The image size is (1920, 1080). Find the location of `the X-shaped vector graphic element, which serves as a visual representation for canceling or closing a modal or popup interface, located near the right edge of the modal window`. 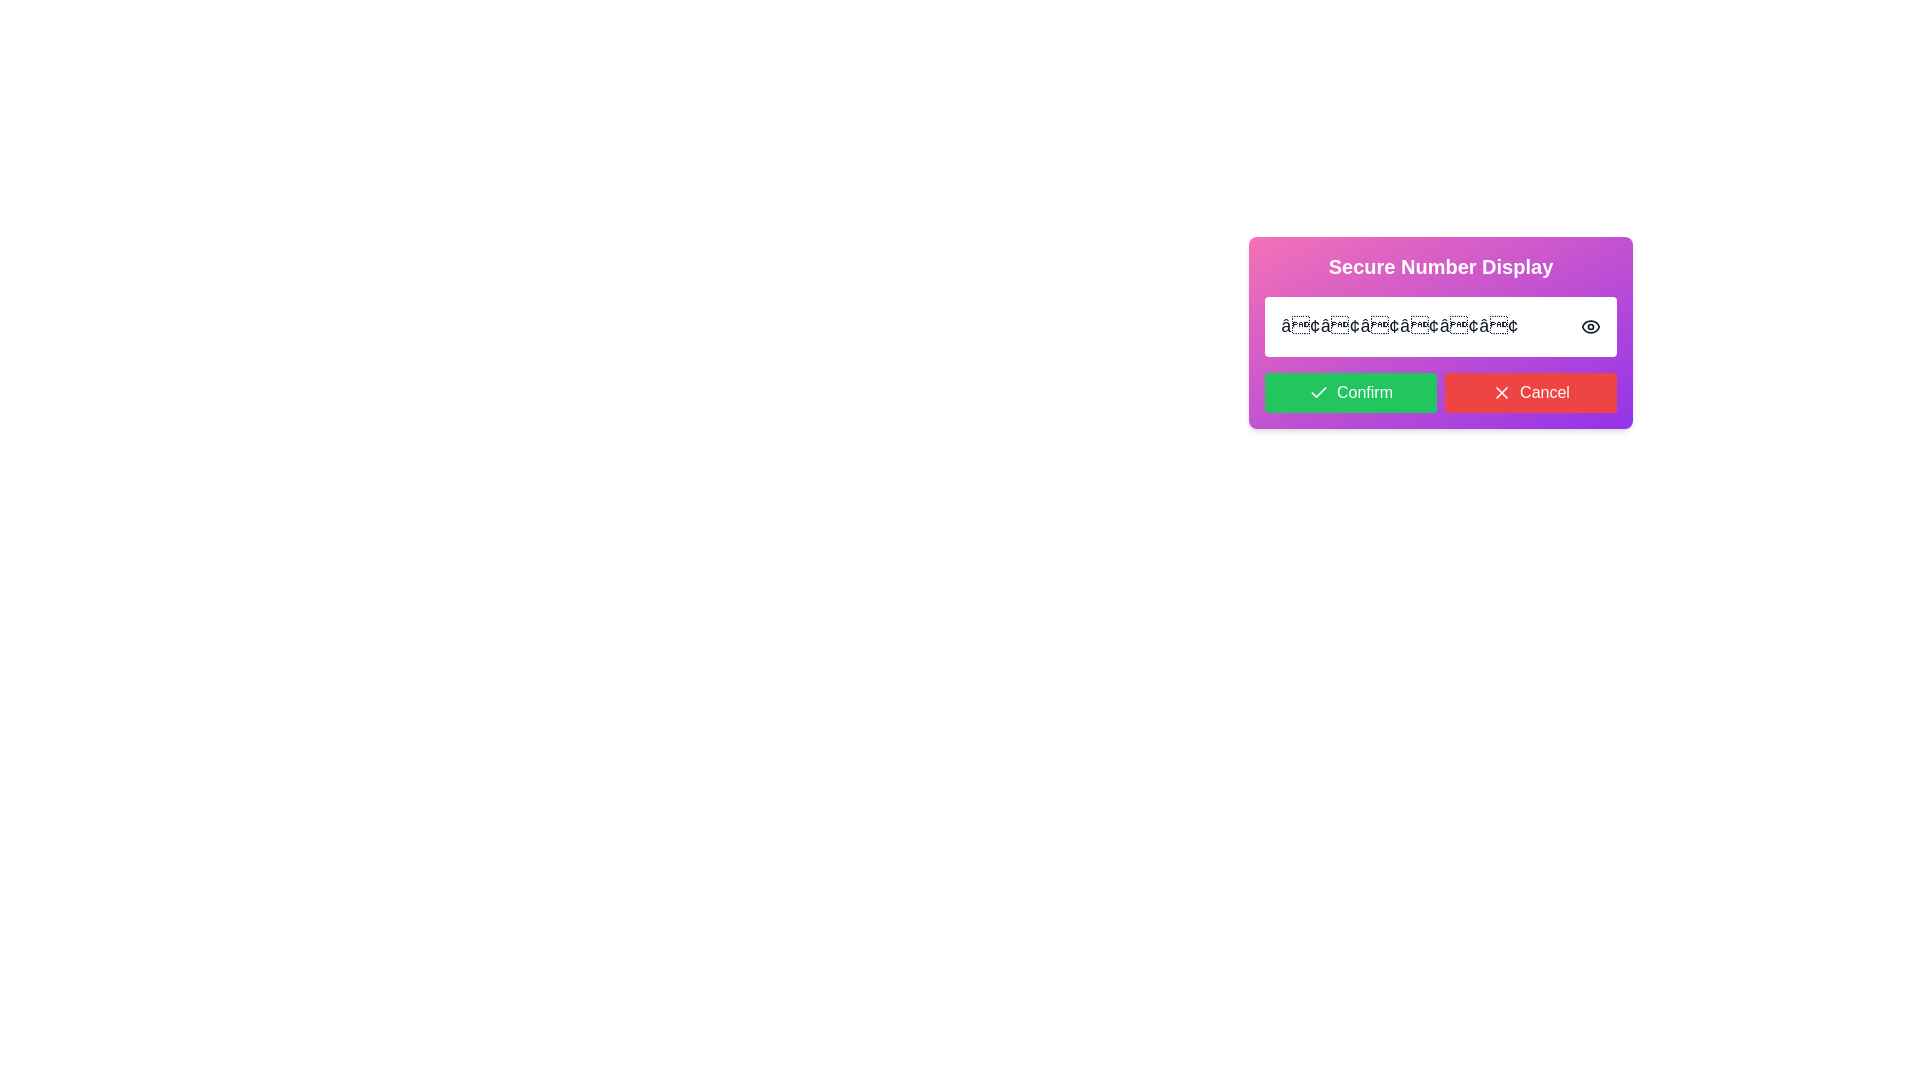

the X-shaped vector graphic element, which serves as a visual representation for canceling or closing a modal or popup interface, located near the right edge of the modal window is located at coordinates (1502, 393).